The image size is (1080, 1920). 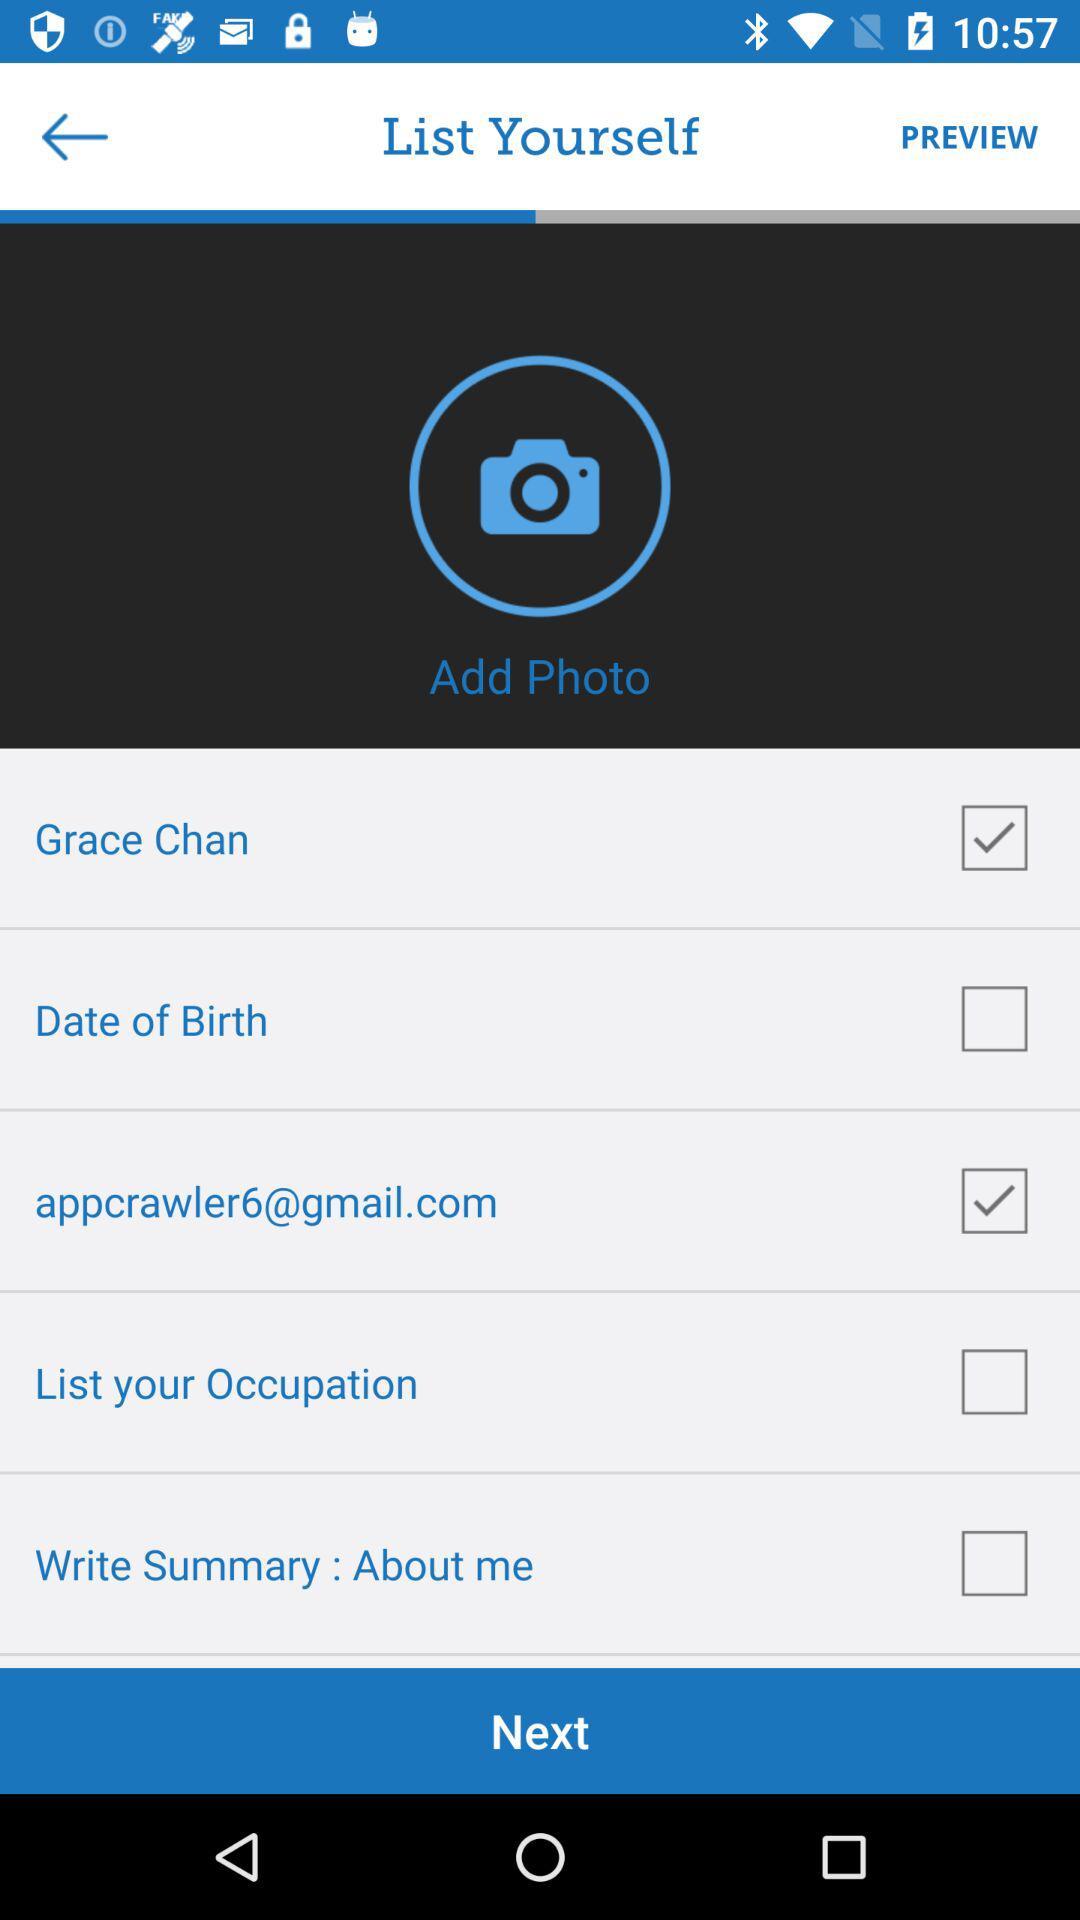 What do you see at coordinates (540, 485) in the screenshot?
I see `photo` at bounding box center [540, 485].